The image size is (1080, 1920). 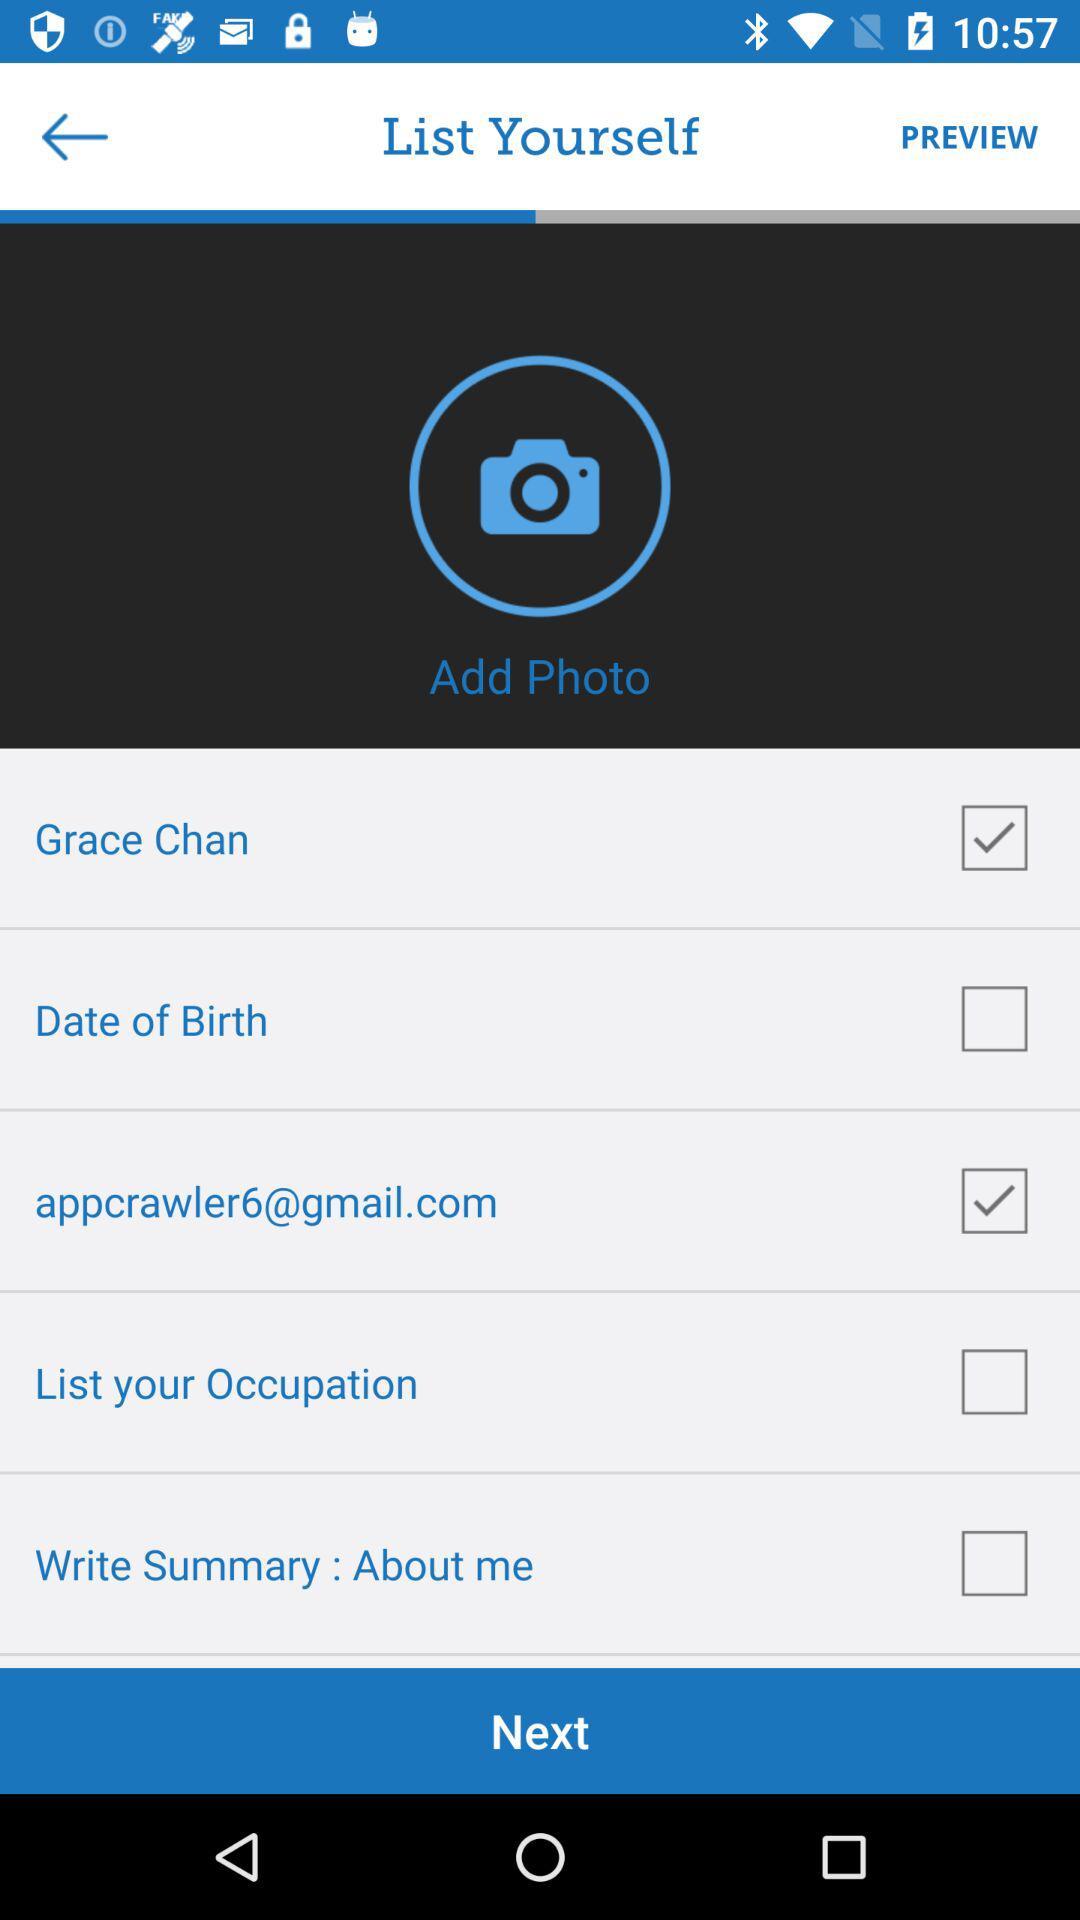 What do you see at coordinates (540, 485) in the screenshot?
I see `photo` at bounding box center [540, 485].